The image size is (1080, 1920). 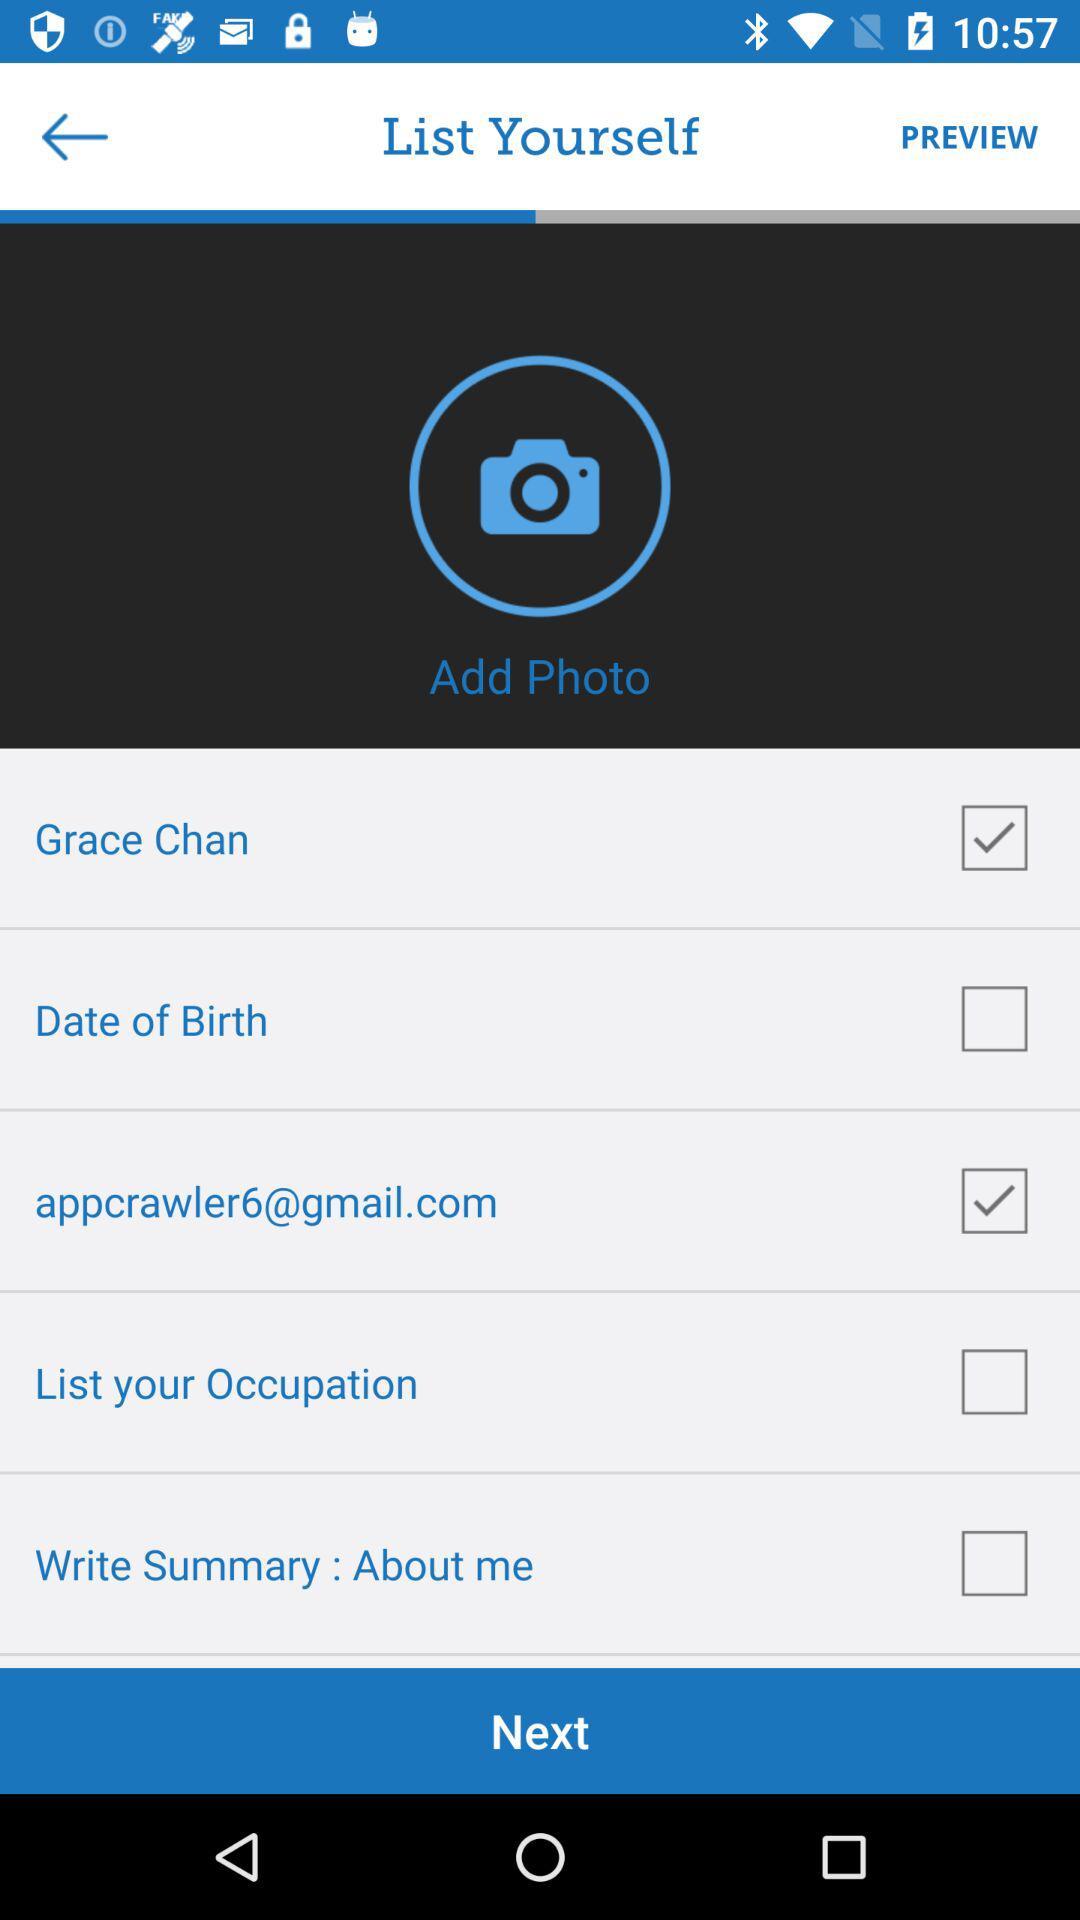 What do you see at coordinates (540, 485) in the screenshot?
I see `photo` at bounding box center [540, 485].